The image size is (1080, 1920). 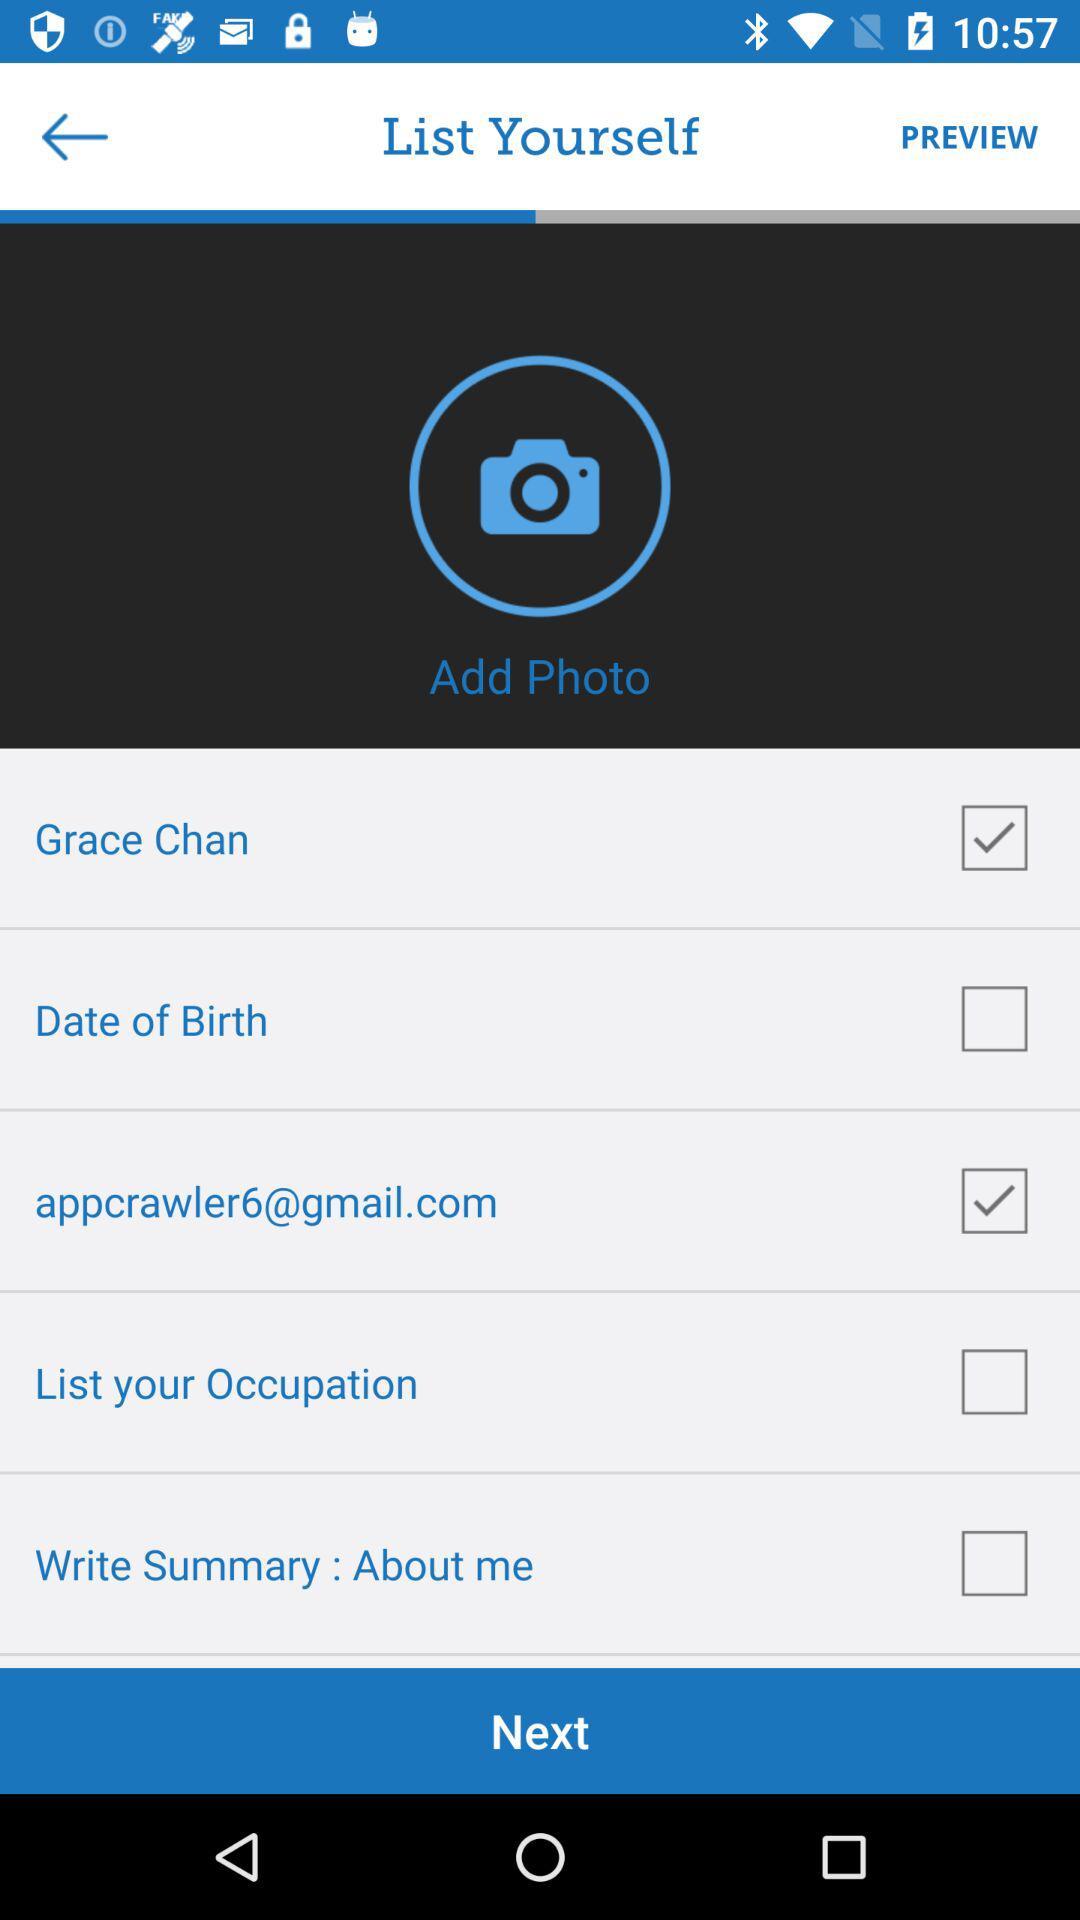 What do you see at coordinates (540, 485) in the screenshot?
I see `photo` at bounding box center [540, 485].